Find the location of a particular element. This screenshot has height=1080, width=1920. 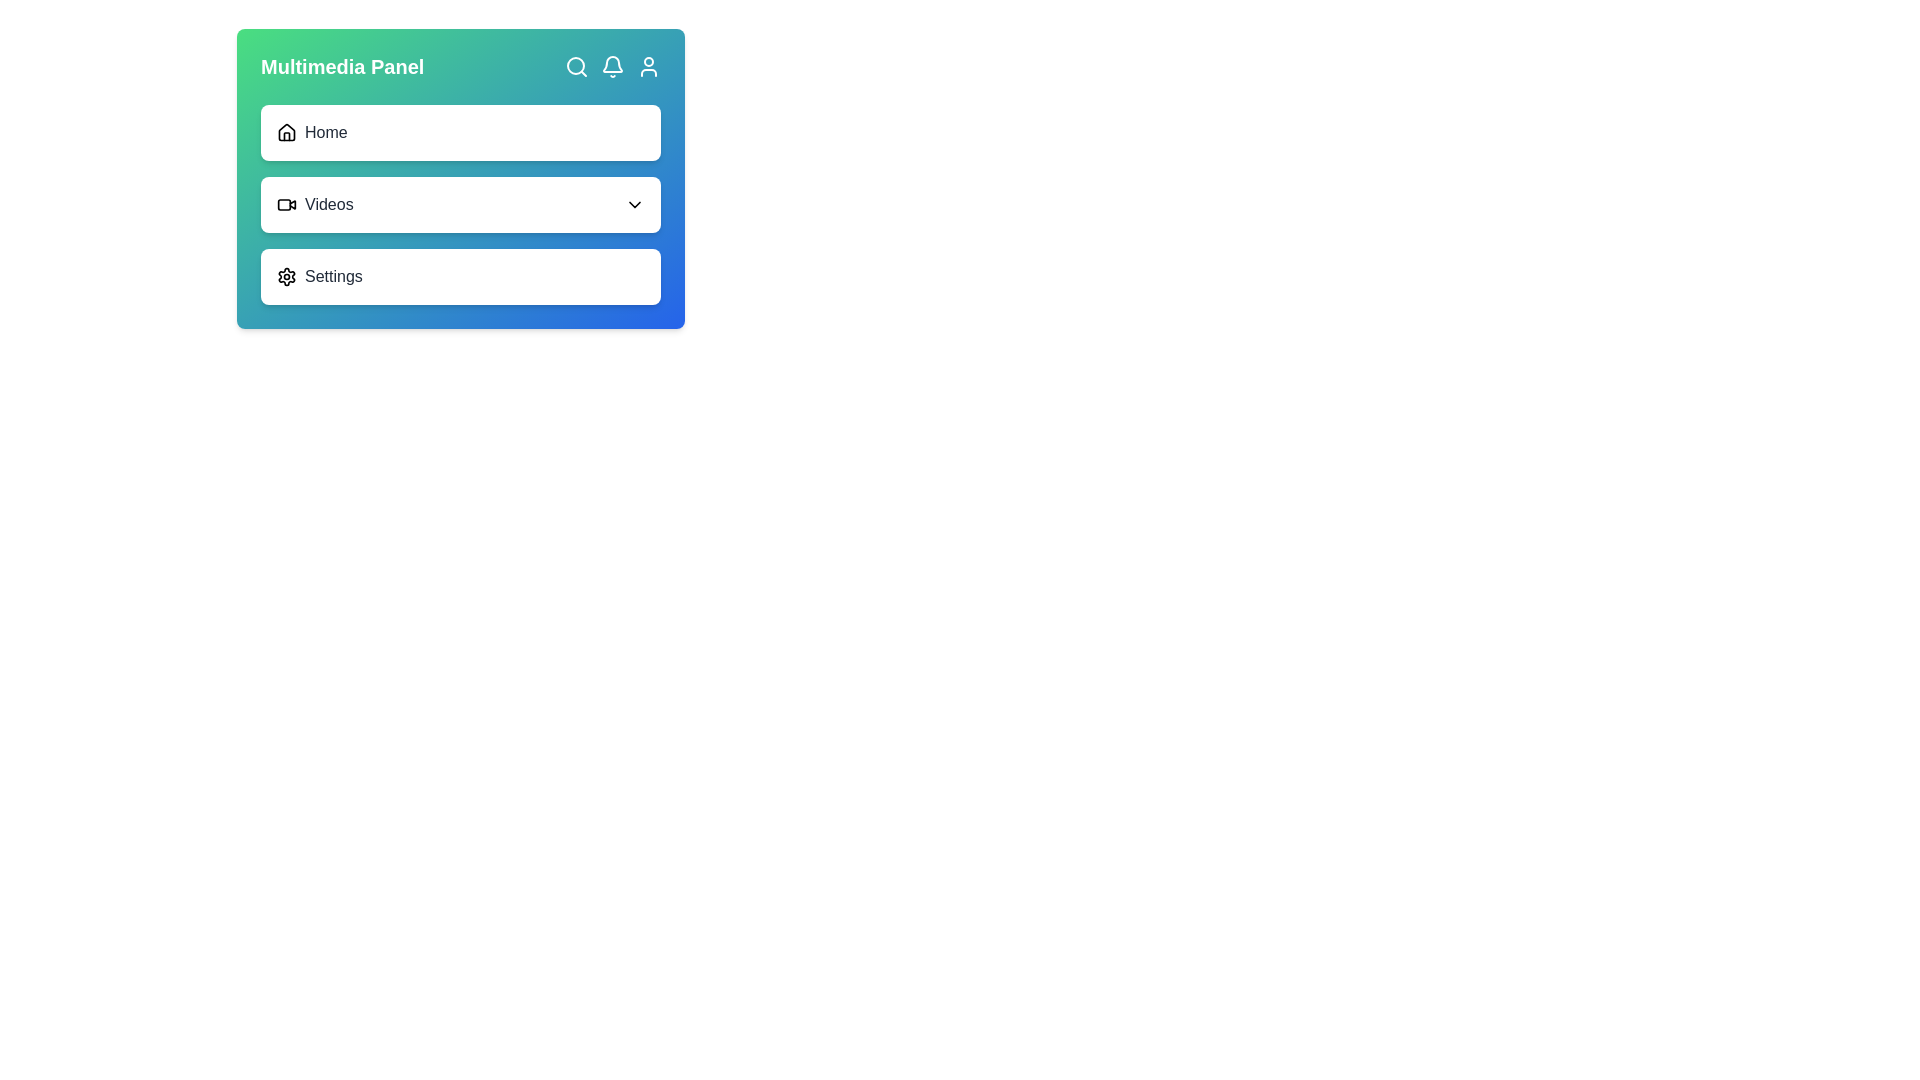

the 'Videos' icon located to the left of the 'Videos' text in the multimedia panel is located at coordinates (283, 204).